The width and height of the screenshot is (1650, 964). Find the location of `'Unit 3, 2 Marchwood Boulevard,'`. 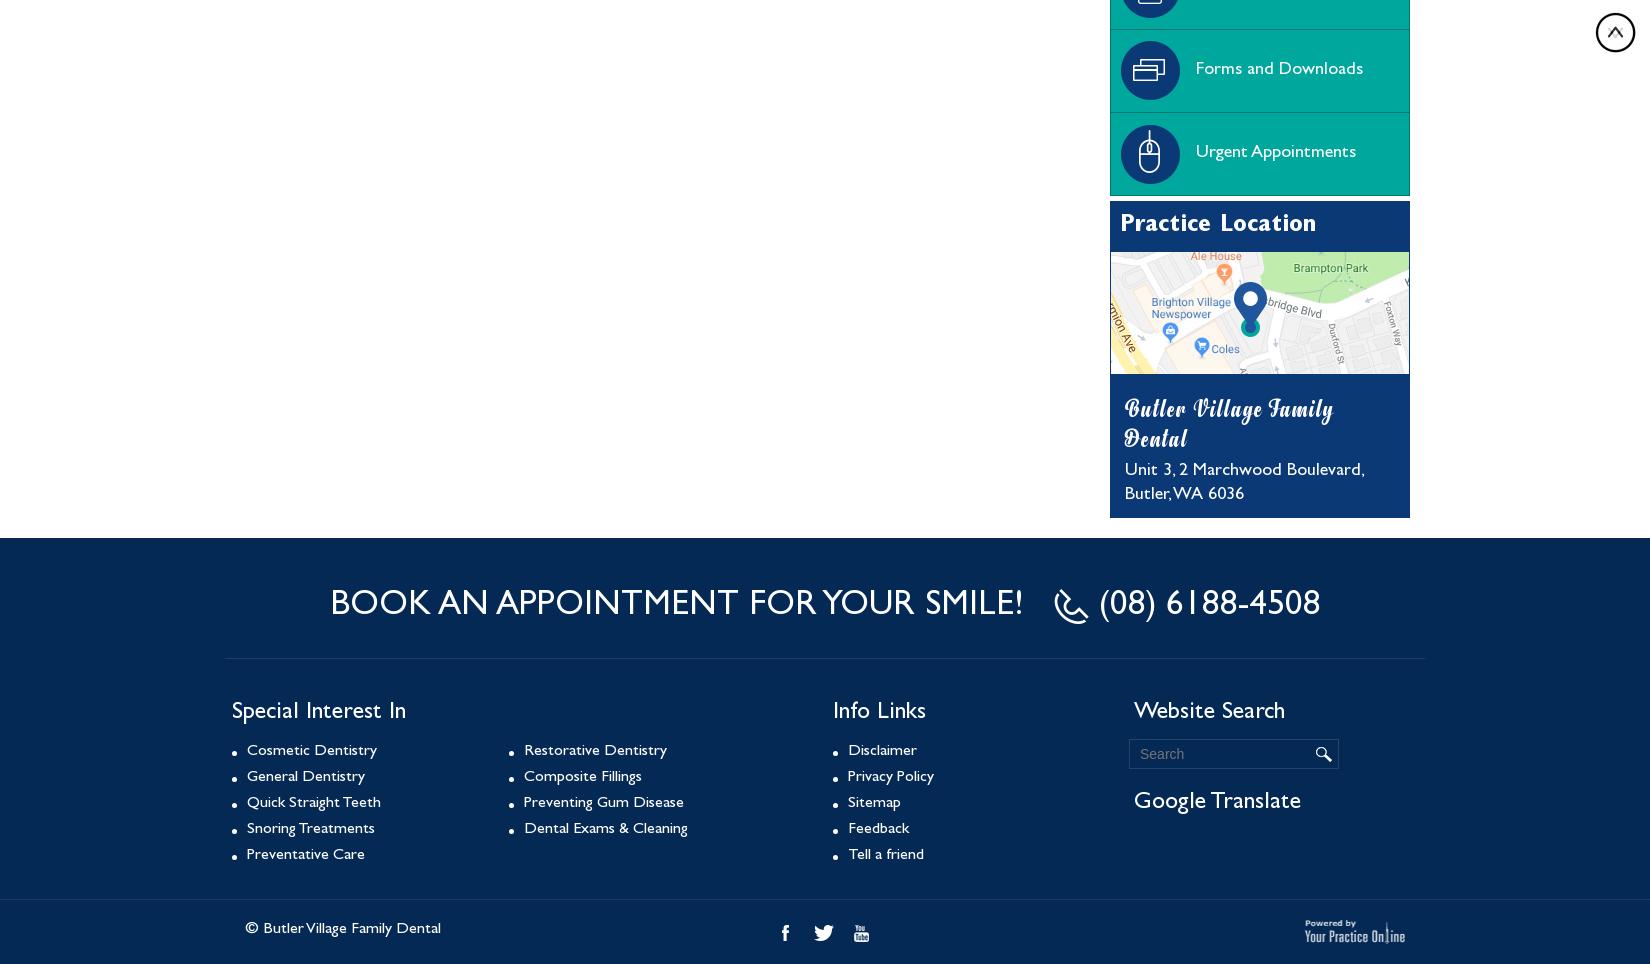

'Unit 3, 2 Marchwood Boulevard,' is located at coordinates (1243, 471).